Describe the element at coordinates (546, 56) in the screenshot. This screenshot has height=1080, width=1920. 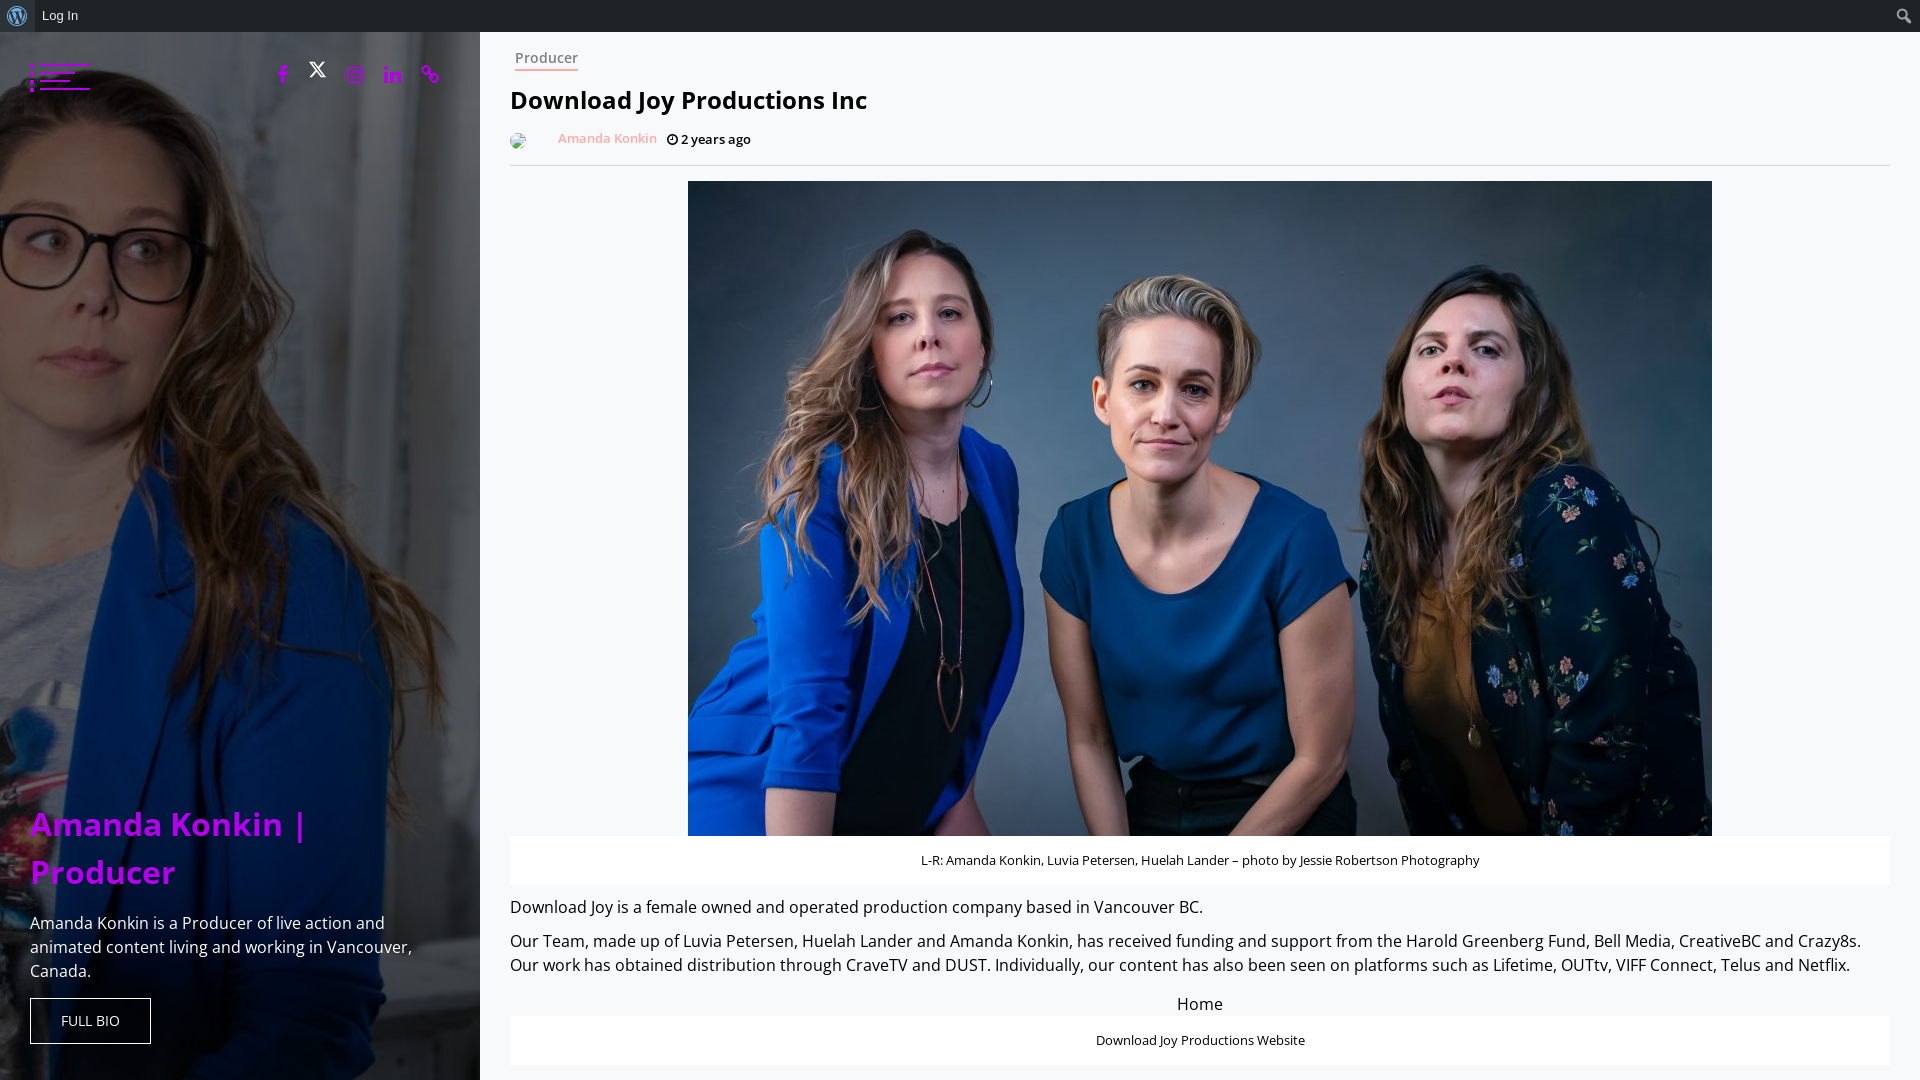
I see `'Producer'` at that location.